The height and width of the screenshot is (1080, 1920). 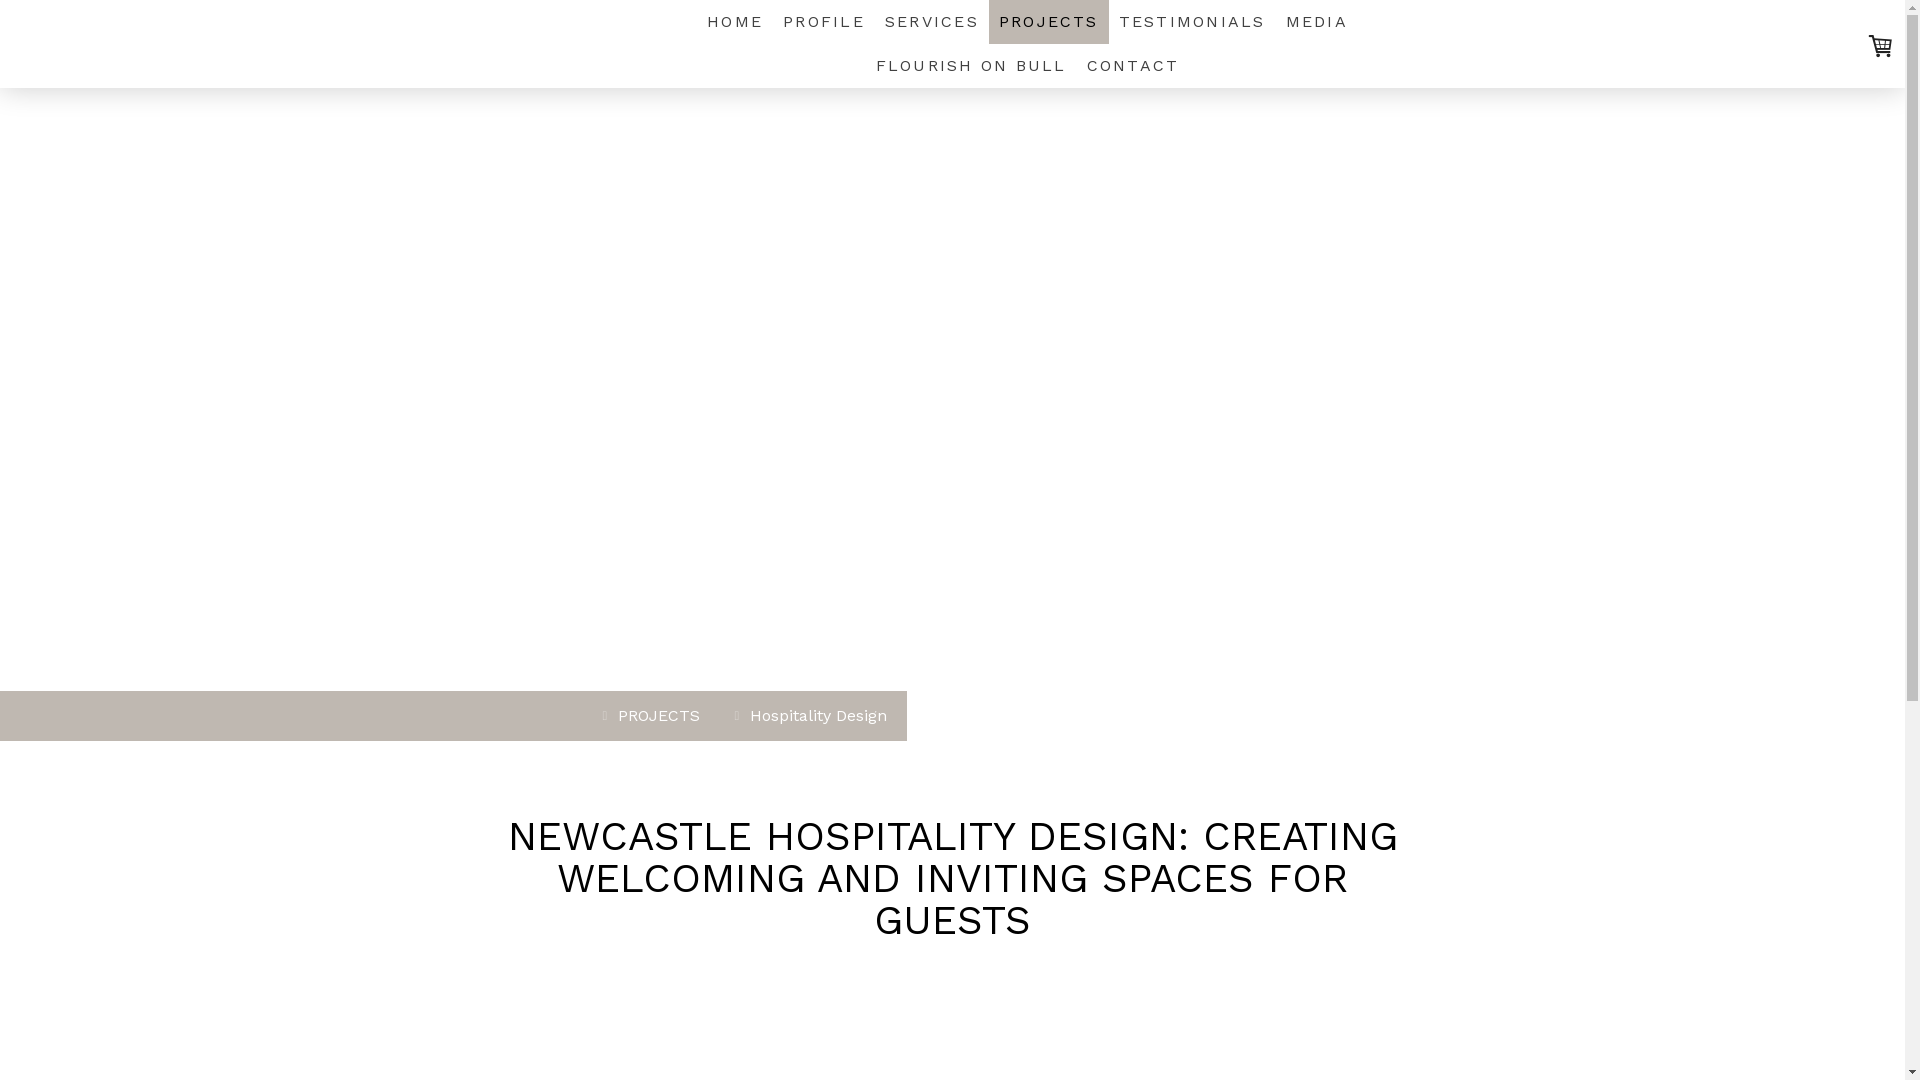 I want to click on 'PROJECTS', so click(x=1048, y=22).